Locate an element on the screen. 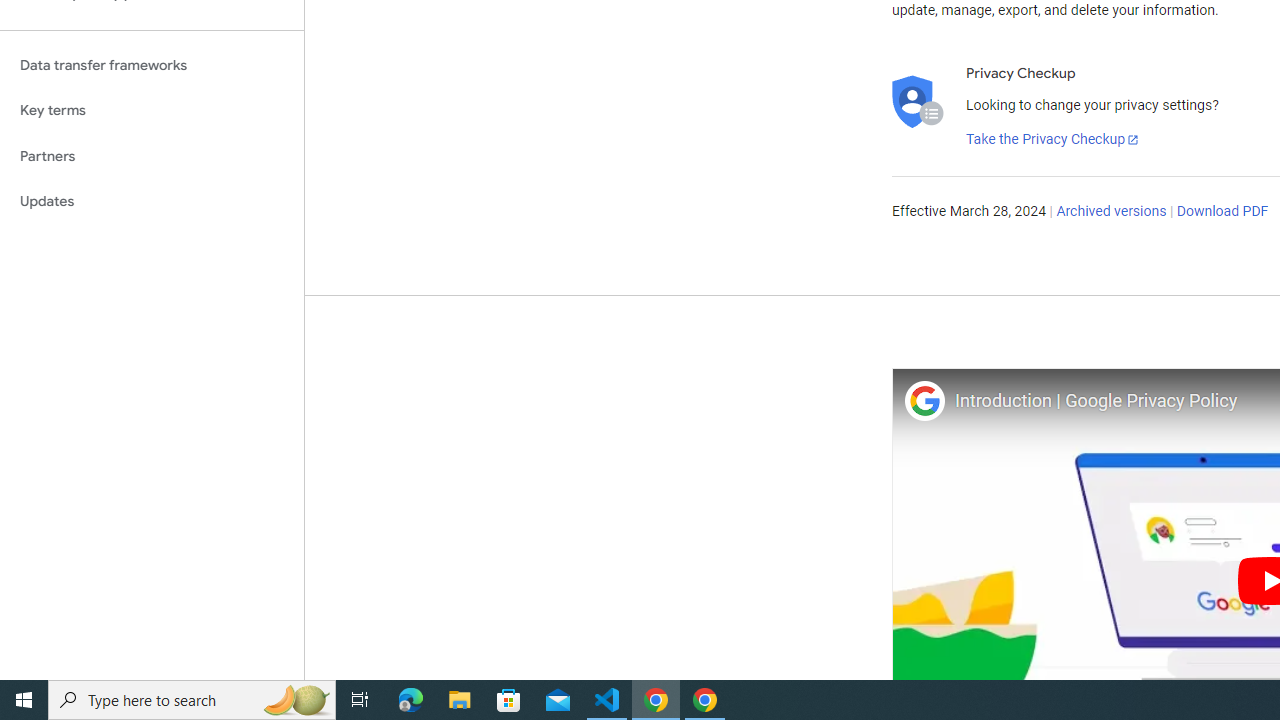 The width and height of the screenshot is (1280, 720). 'Download PDF' is located at coordinates (1221, 212).